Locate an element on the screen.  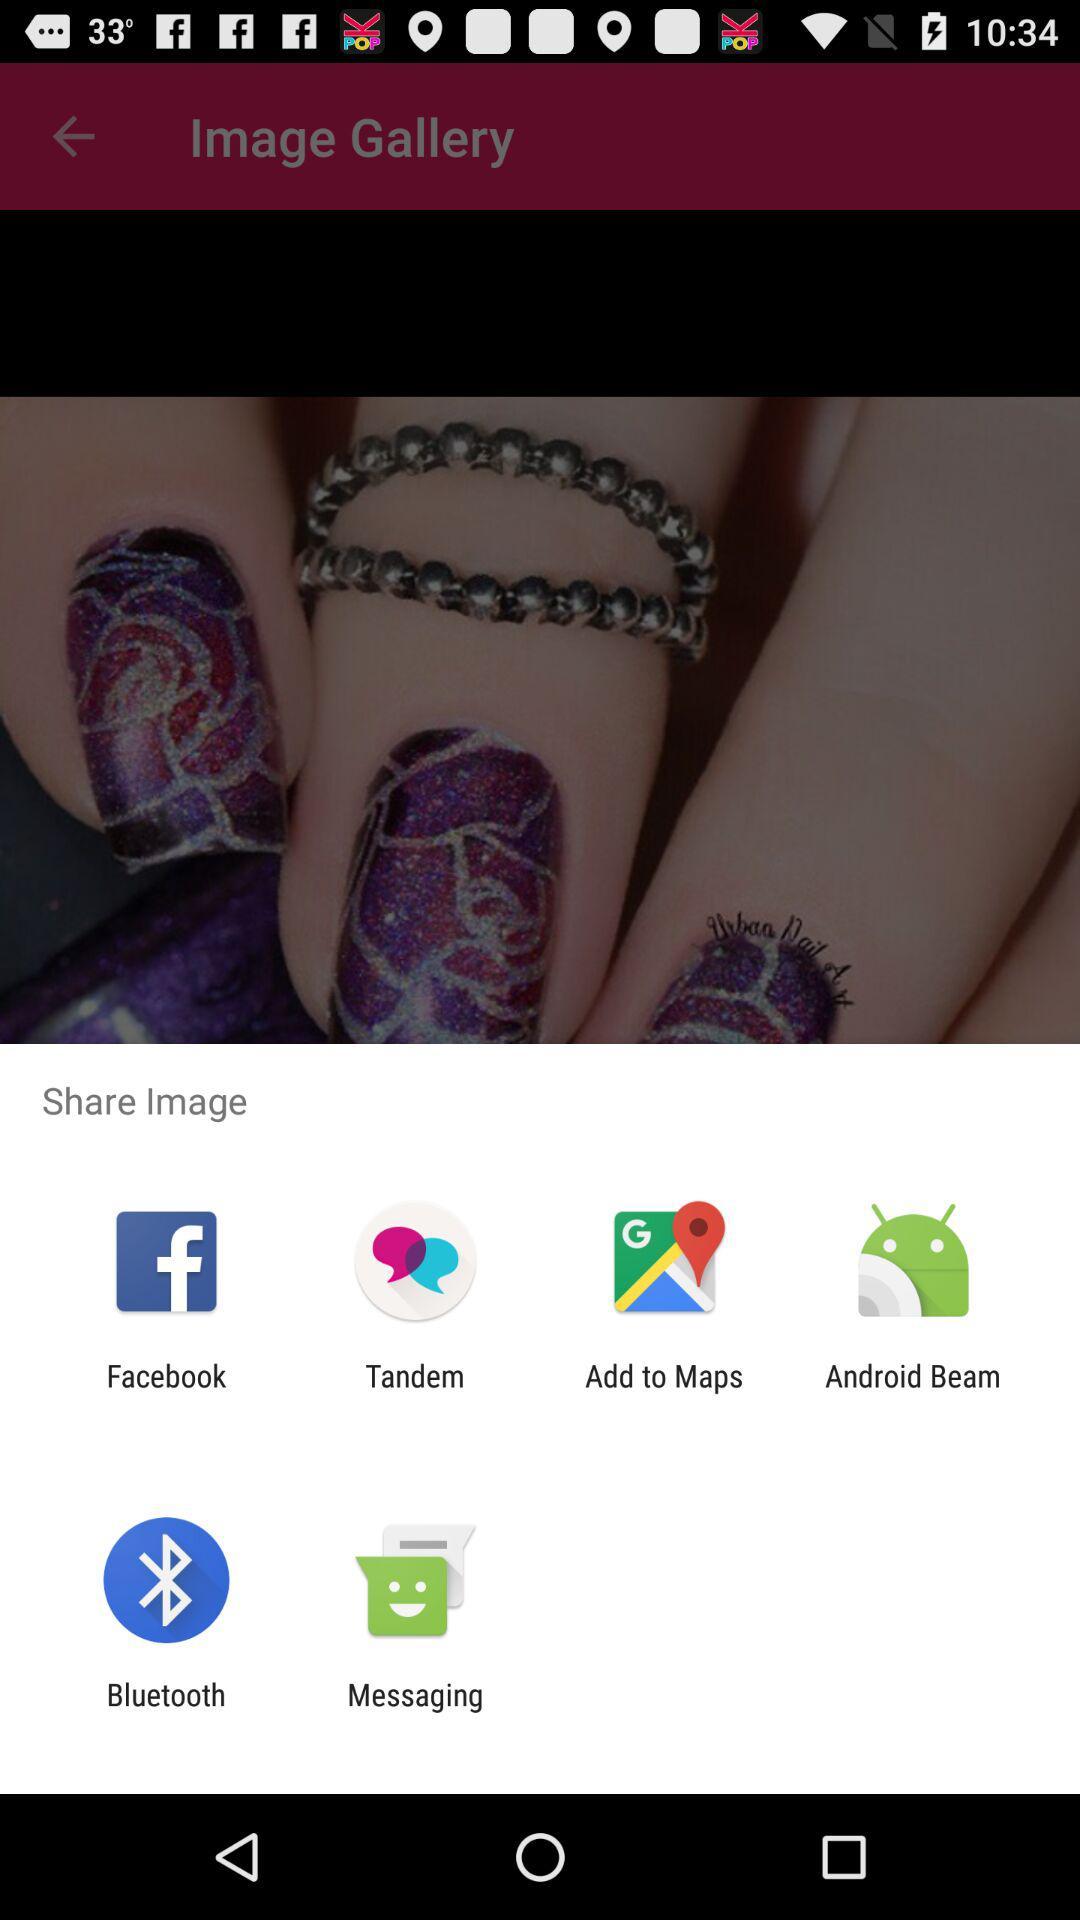
item to the right of the facebook app is located at coordinates (414, 1392).